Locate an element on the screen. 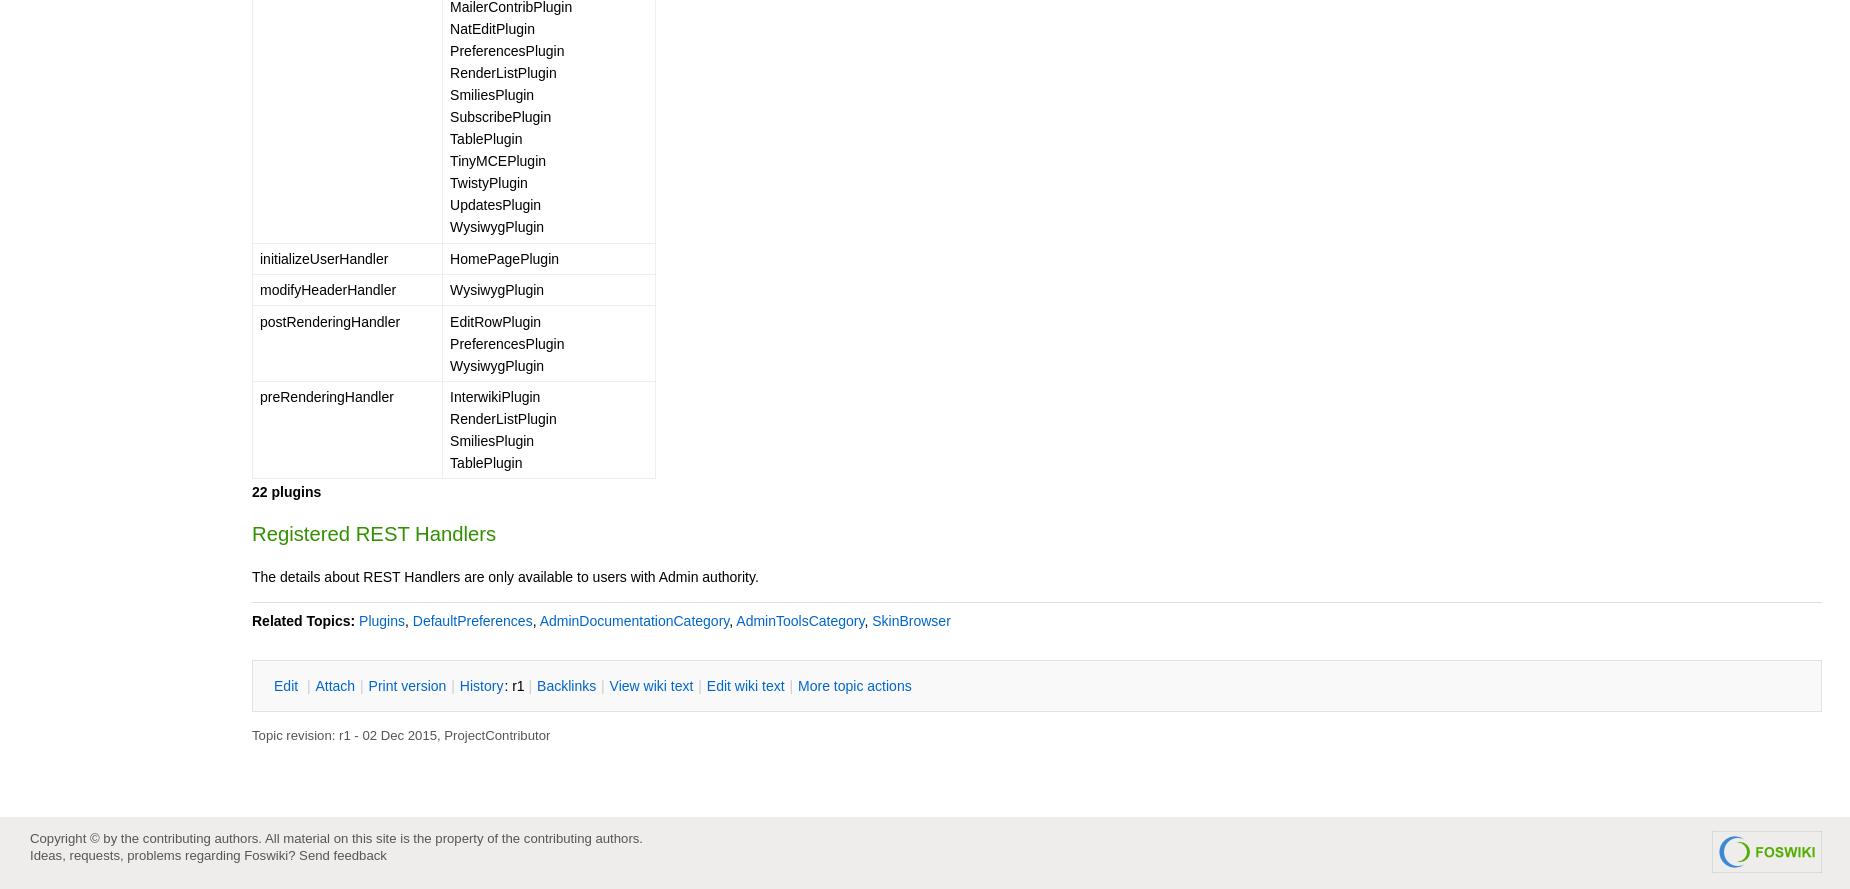  'SkinBrowser' is located at coordinates (910, 618).